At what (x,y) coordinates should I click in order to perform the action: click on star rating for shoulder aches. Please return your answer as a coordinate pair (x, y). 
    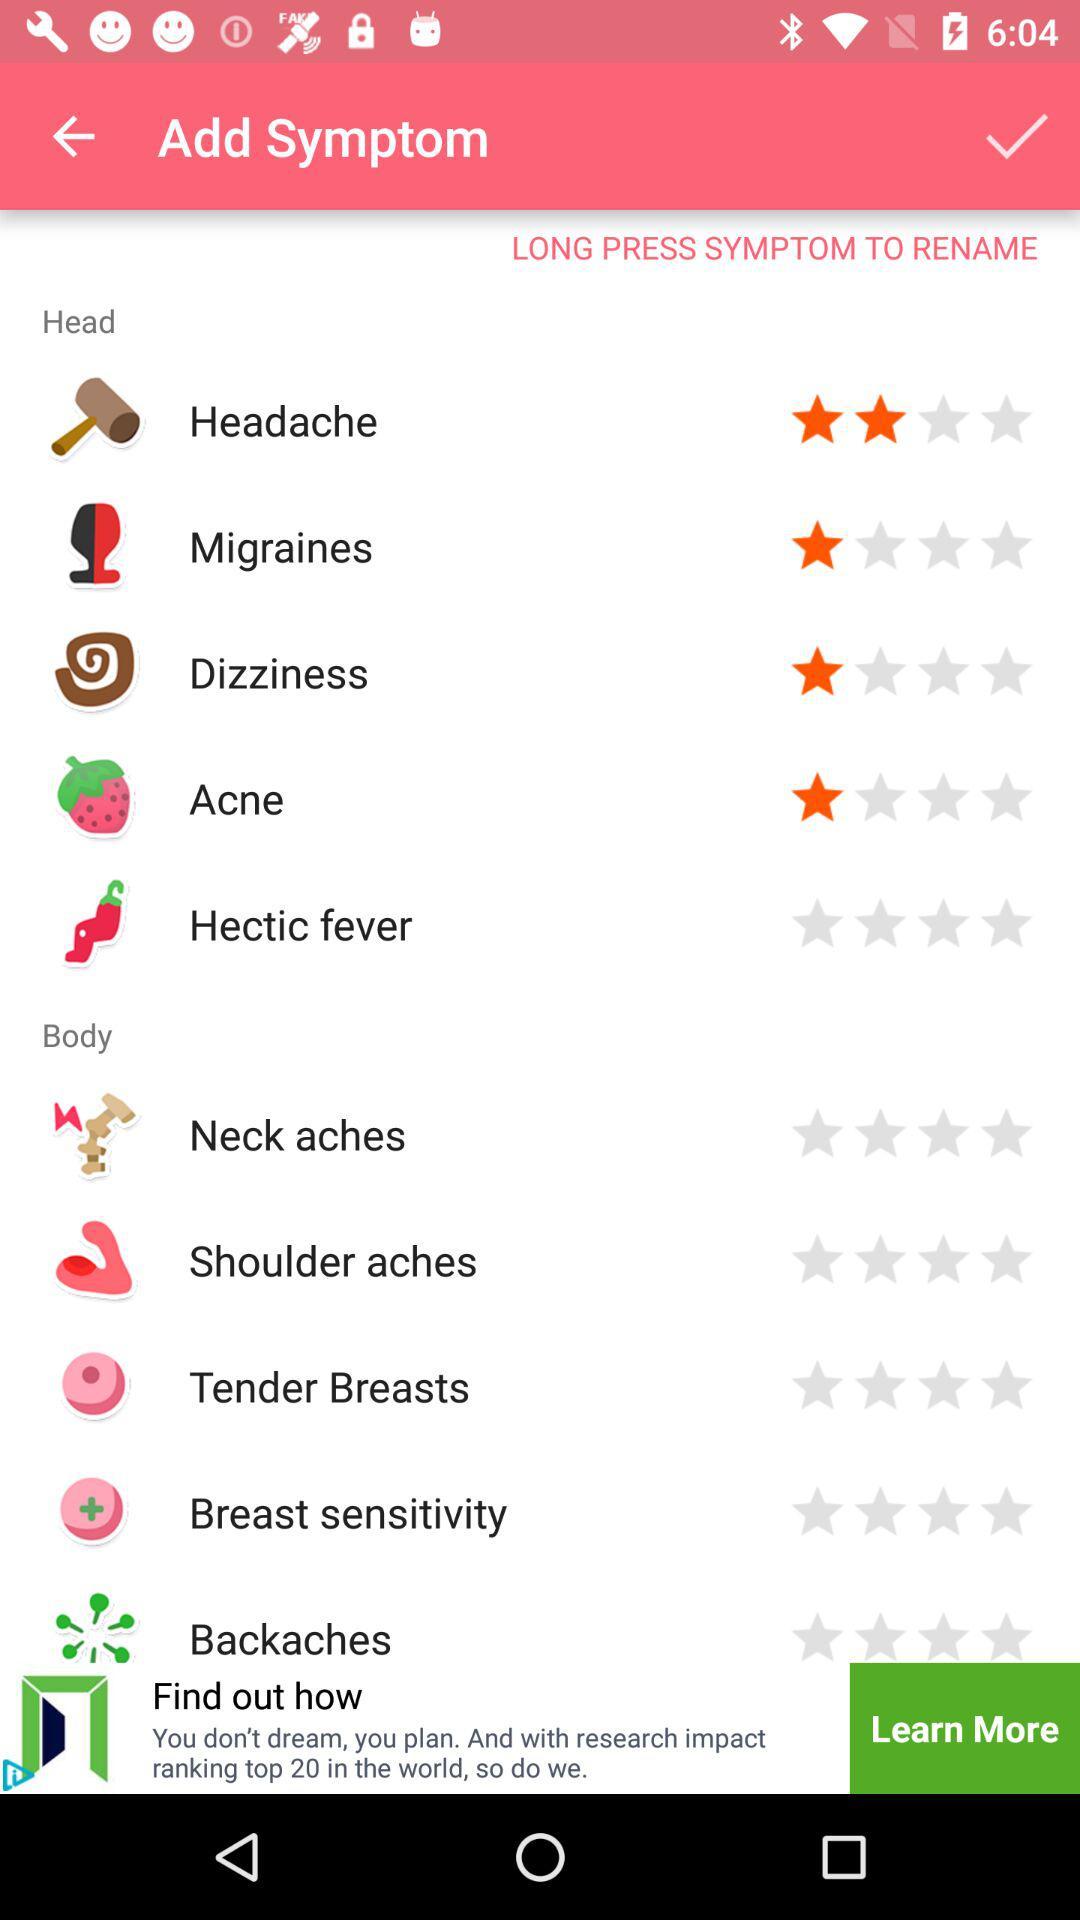
    Looking at the image, I should click on (817, 1258).